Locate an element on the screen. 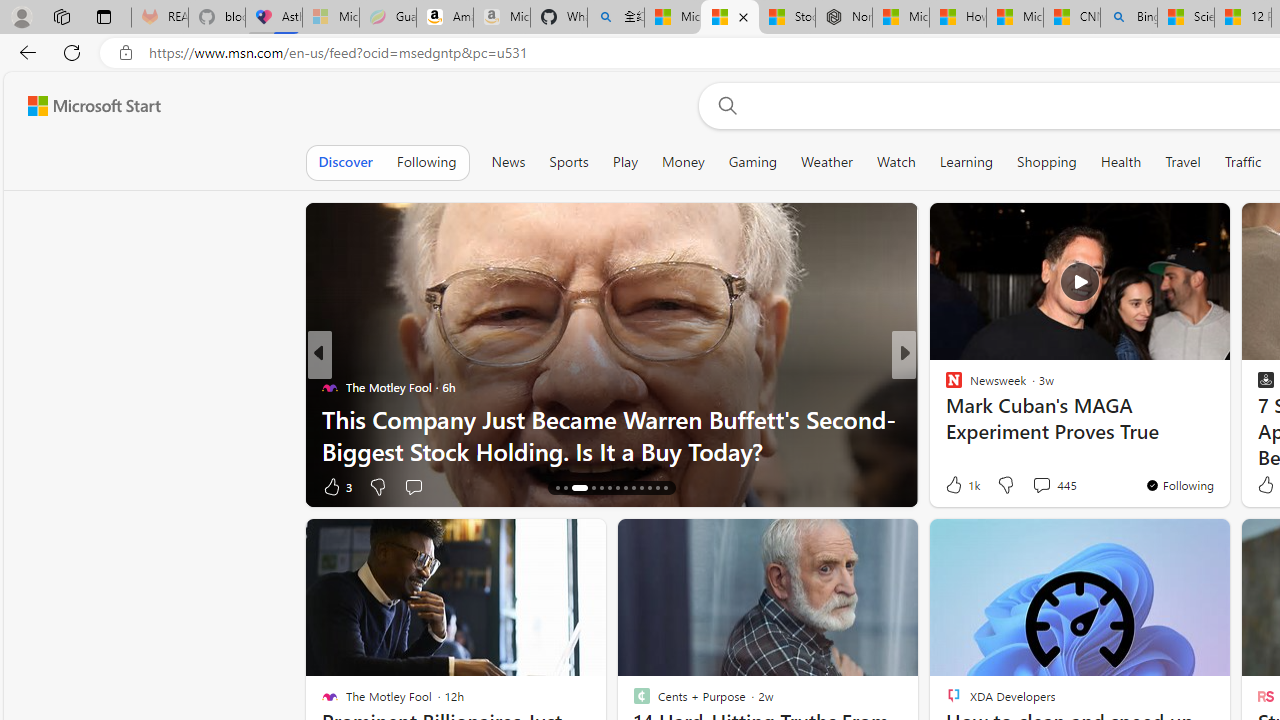  'AutomationID: tab-24' is located at coordinates (649, 488).